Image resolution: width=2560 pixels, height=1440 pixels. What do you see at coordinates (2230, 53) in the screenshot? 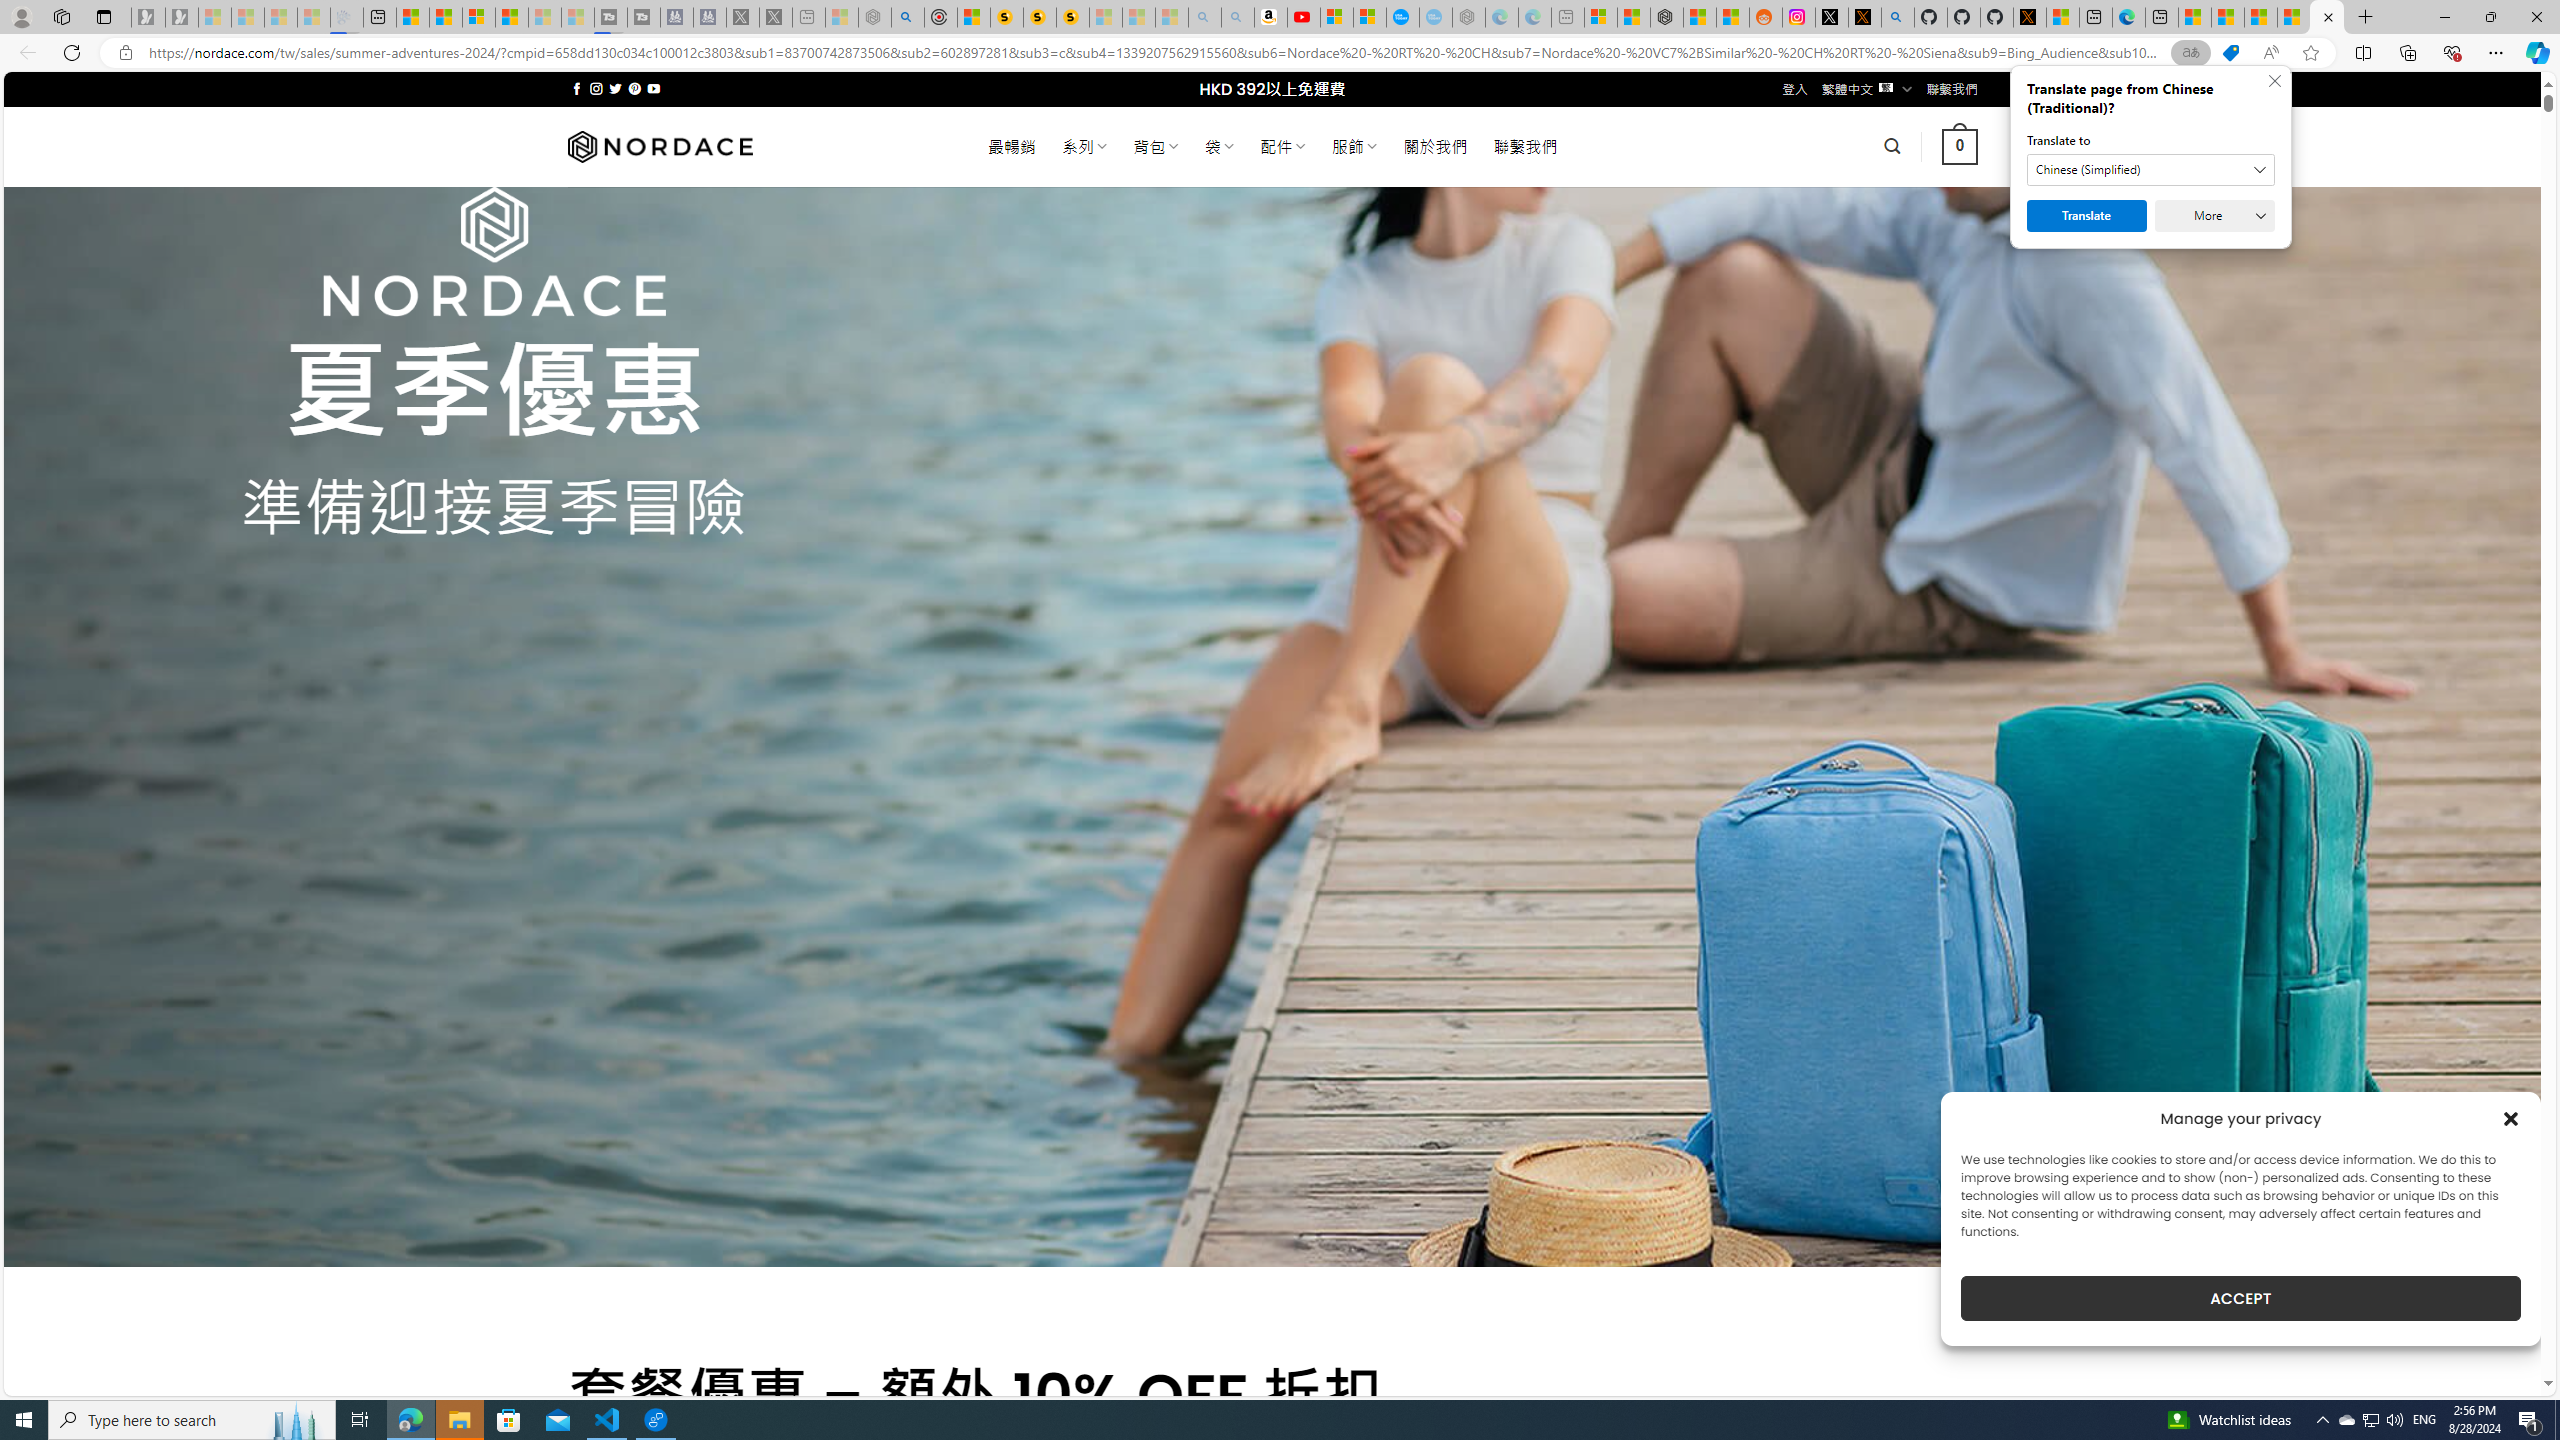
I see `'This site has coupons! Shopping in Microsoft Edge'` at bounding box center [2230, 53].